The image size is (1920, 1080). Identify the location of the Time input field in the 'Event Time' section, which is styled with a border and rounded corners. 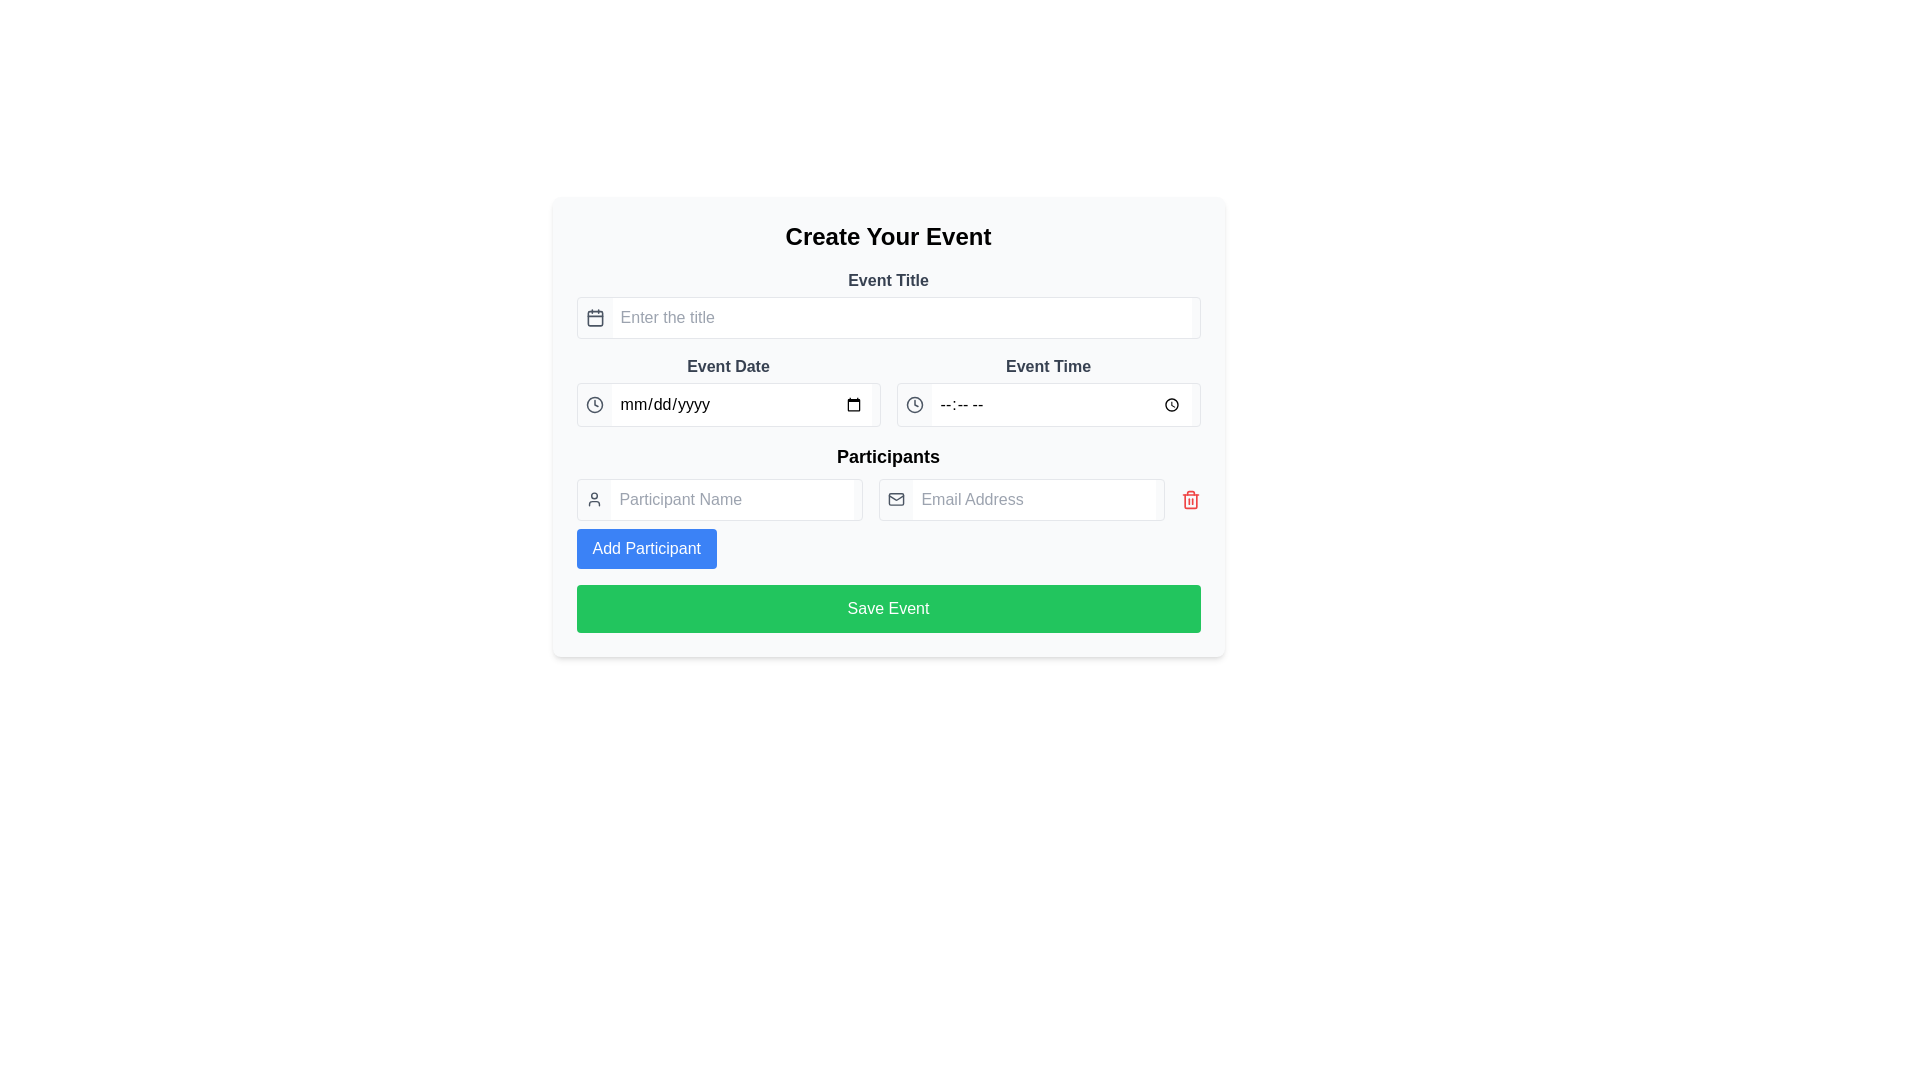
(1047, 405).